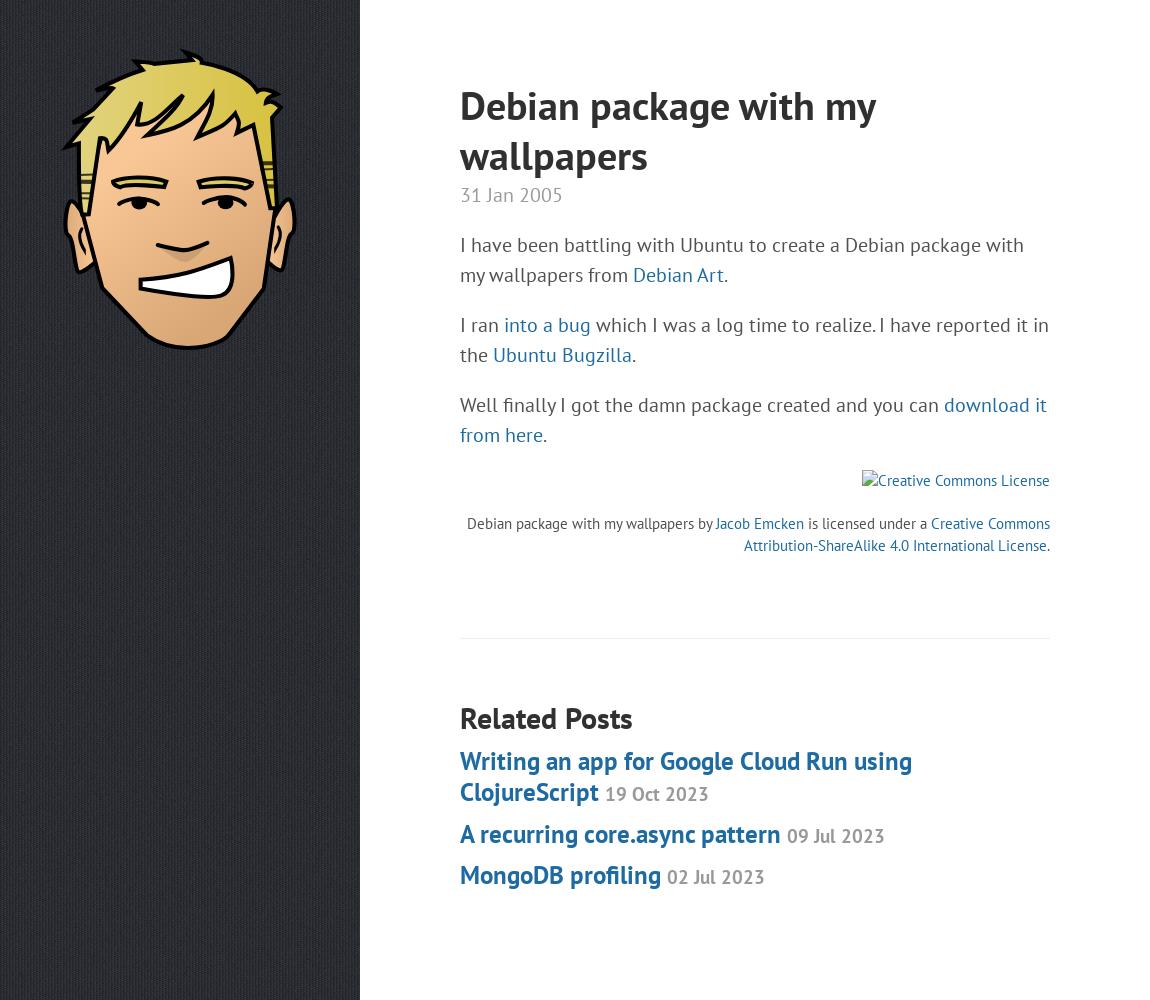  What do you see at coordinates (867, 522) in the screenshot?
I see `'is licensed under a'` at bounding box center [867, 522].